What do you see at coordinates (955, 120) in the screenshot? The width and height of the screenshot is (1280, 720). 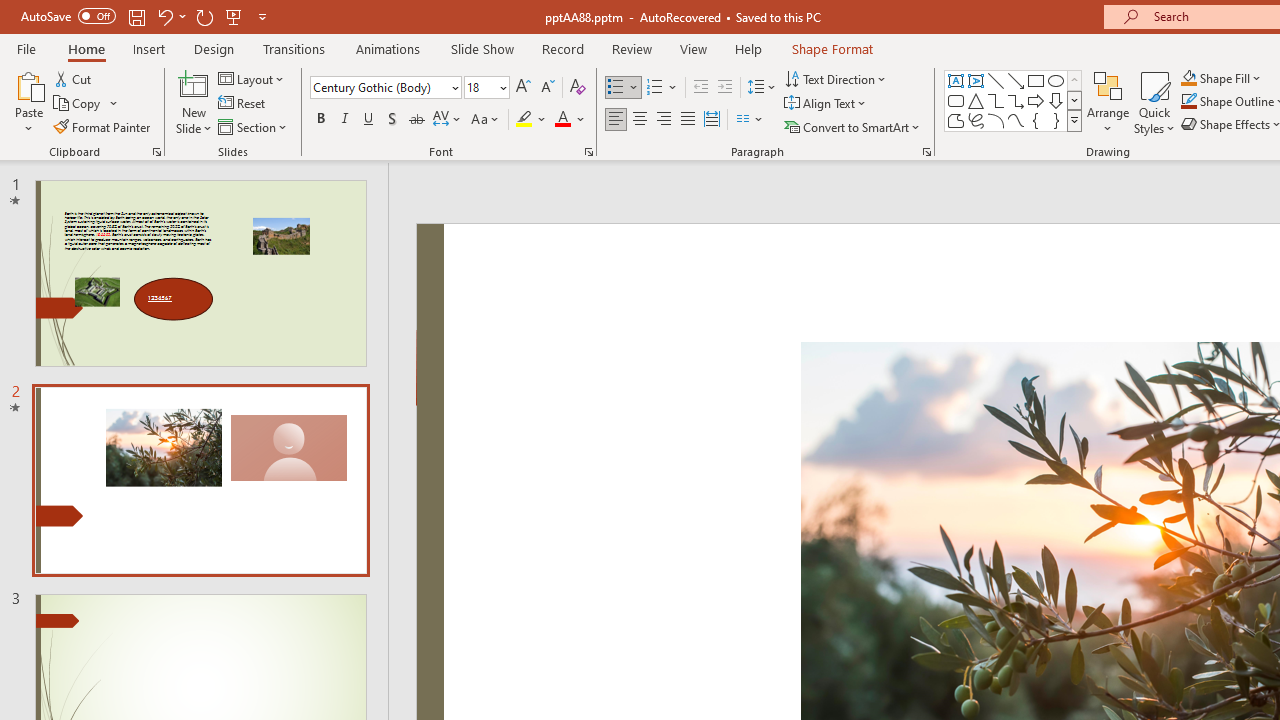 I see `'Freeform: Shape'` at bounding box center [955, 120].